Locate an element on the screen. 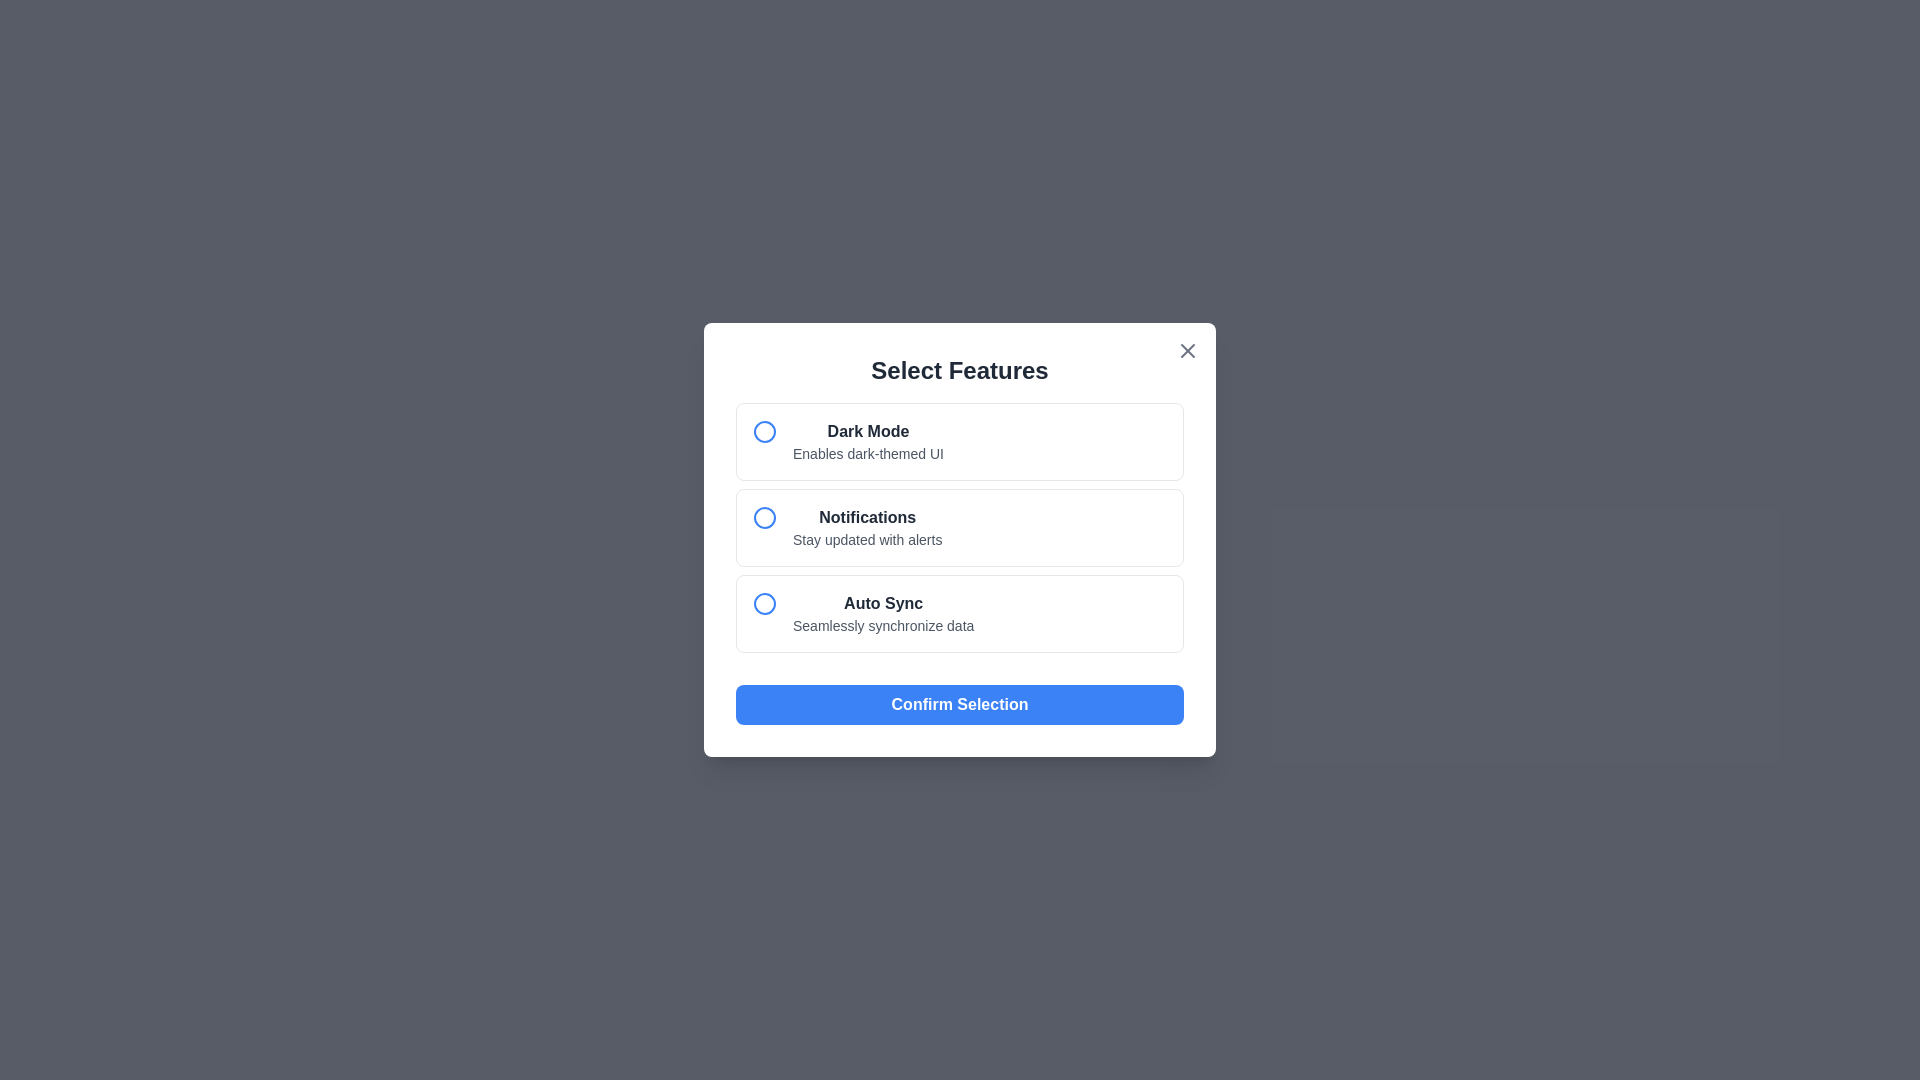 This screenshot has width=1920, height=1080. the option corresponding to Dark Mode to select it is located at coordinates (960, 441).